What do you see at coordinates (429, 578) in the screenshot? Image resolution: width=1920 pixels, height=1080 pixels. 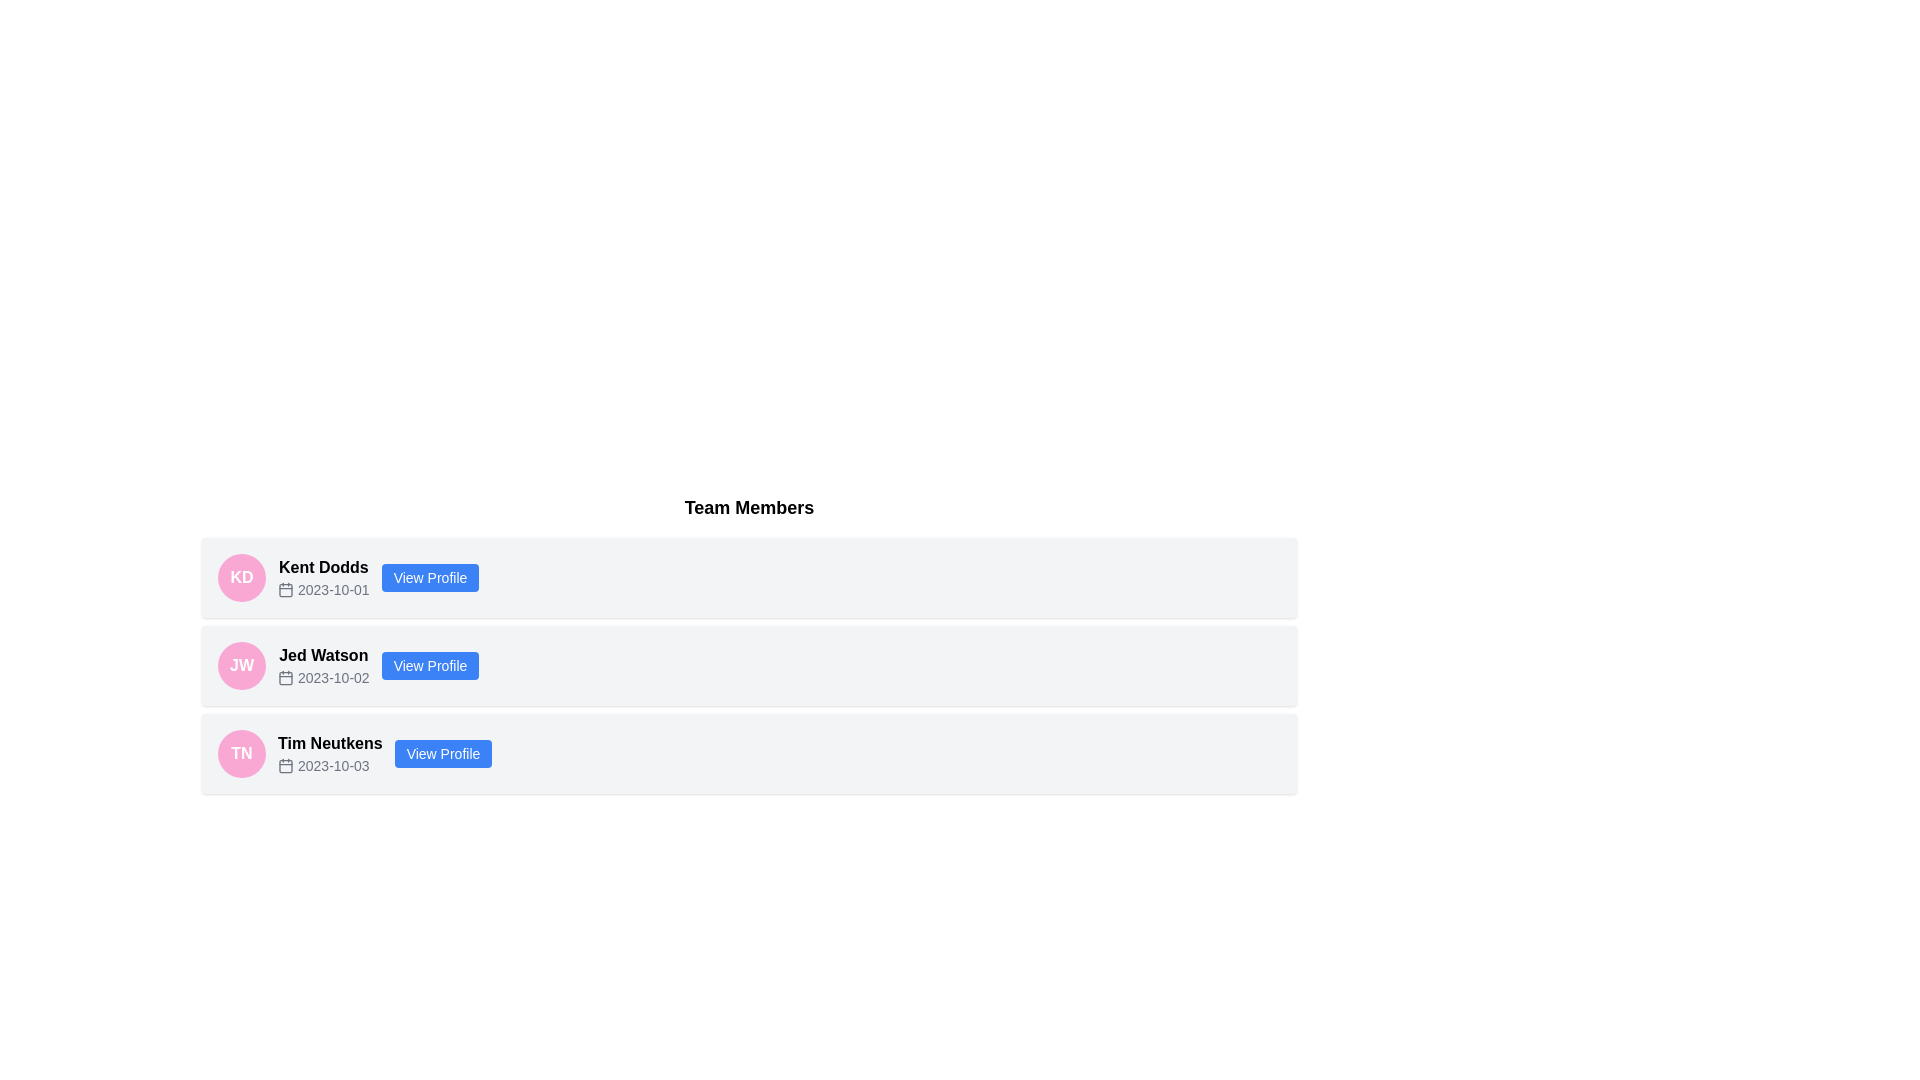 I see `the rectangular blue button with white text 'View Profile' located to the right of 'Kent Dodds' to observe the hover effect` at bounding box center [429, 578].